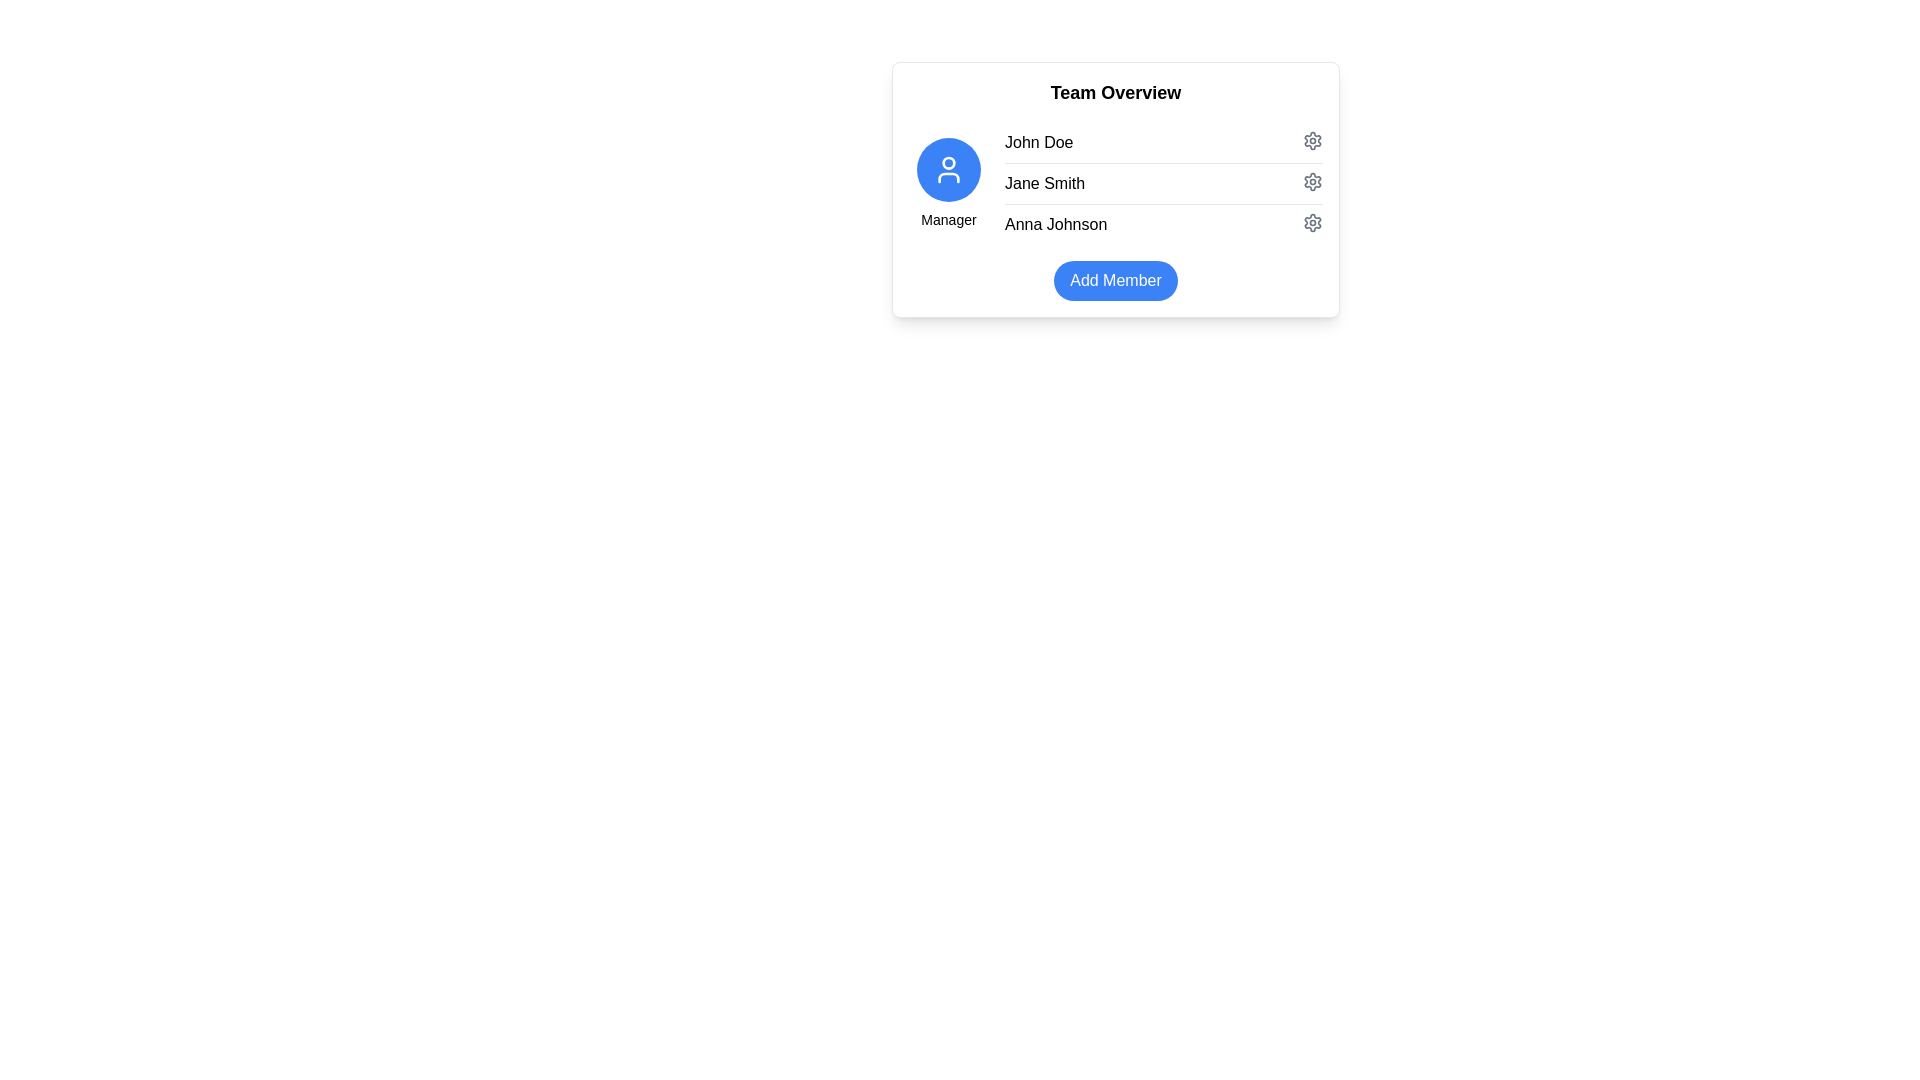  Describe the element at coordinates (1313, 181) in the screenshot. I see `the settings icon located on the right side of the 'Jane Smith' entry` at that location.